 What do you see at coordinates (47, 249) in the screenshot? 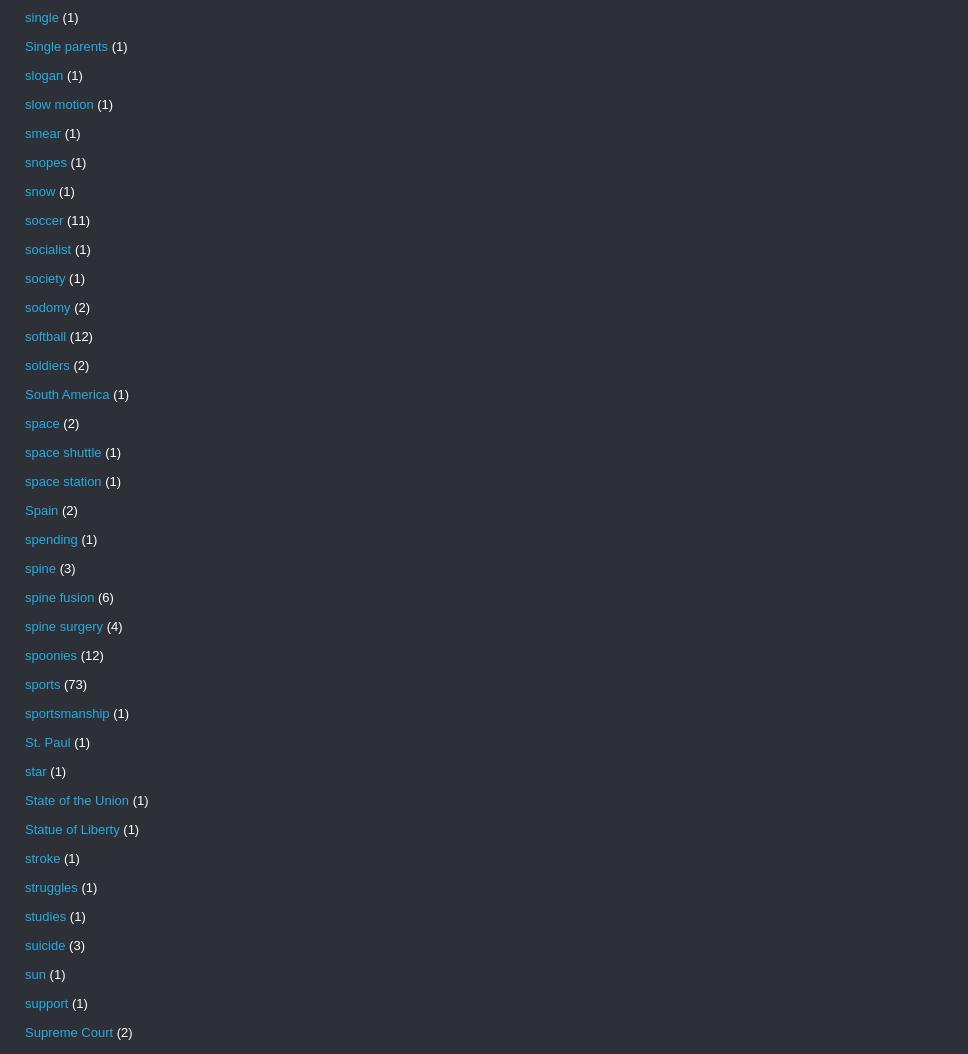
I see `'socialist'` at bounding box center [47, 249].